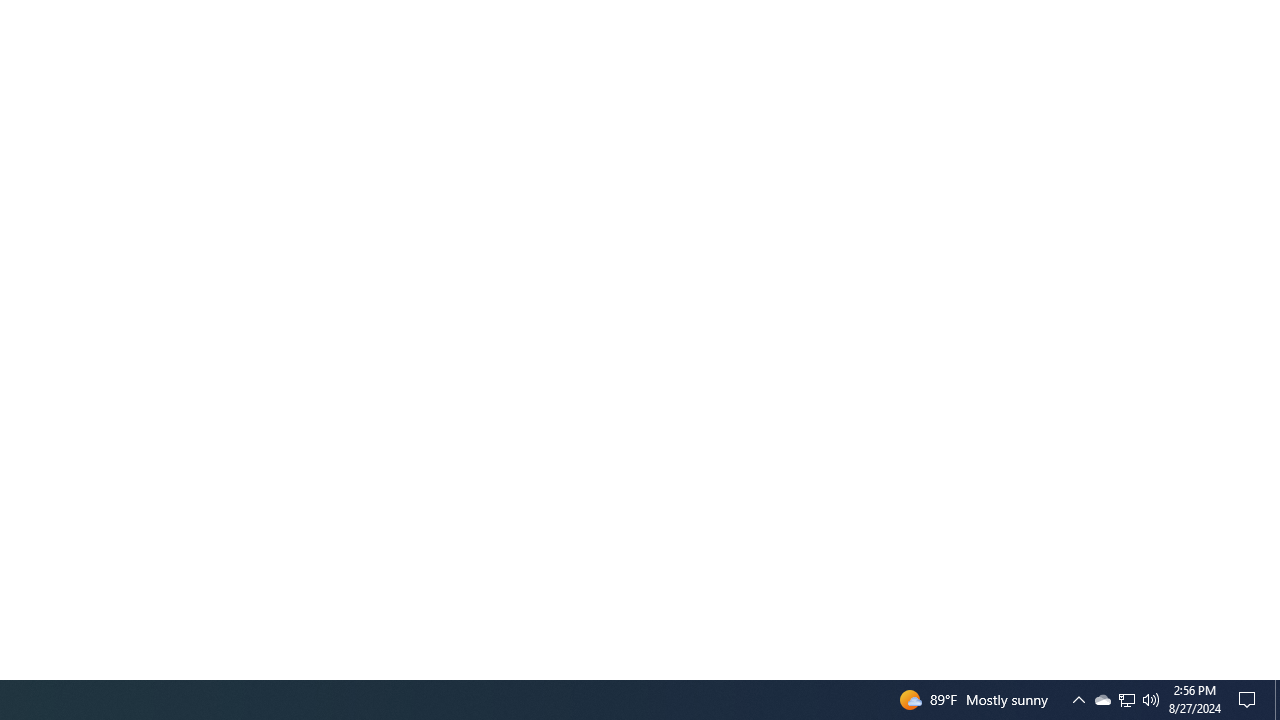  Describe the element at coordinates (1101, 698) in the screenshot. I see `'User Promoted Notification Area'` at that location.